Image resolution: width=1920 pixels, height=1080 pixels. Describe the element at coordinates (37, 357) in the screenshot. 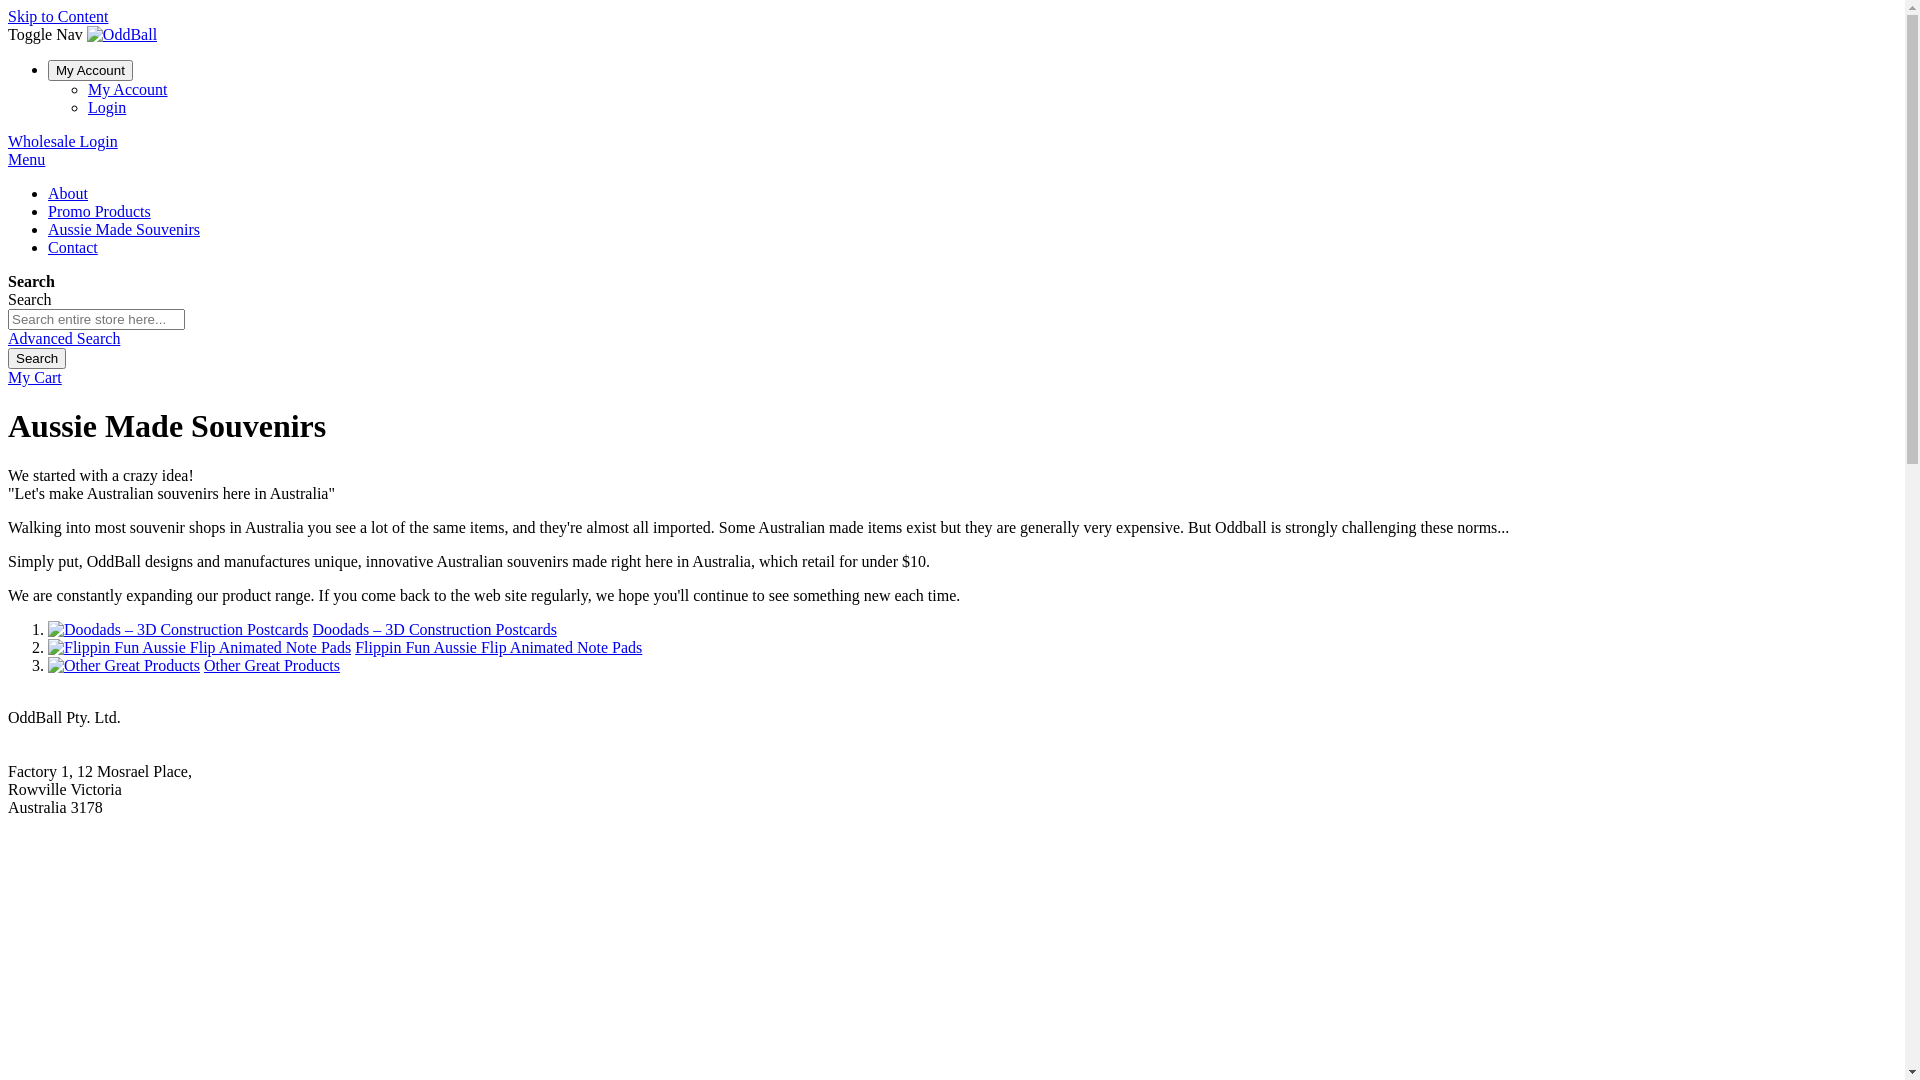

I see `'Search'` at that location.